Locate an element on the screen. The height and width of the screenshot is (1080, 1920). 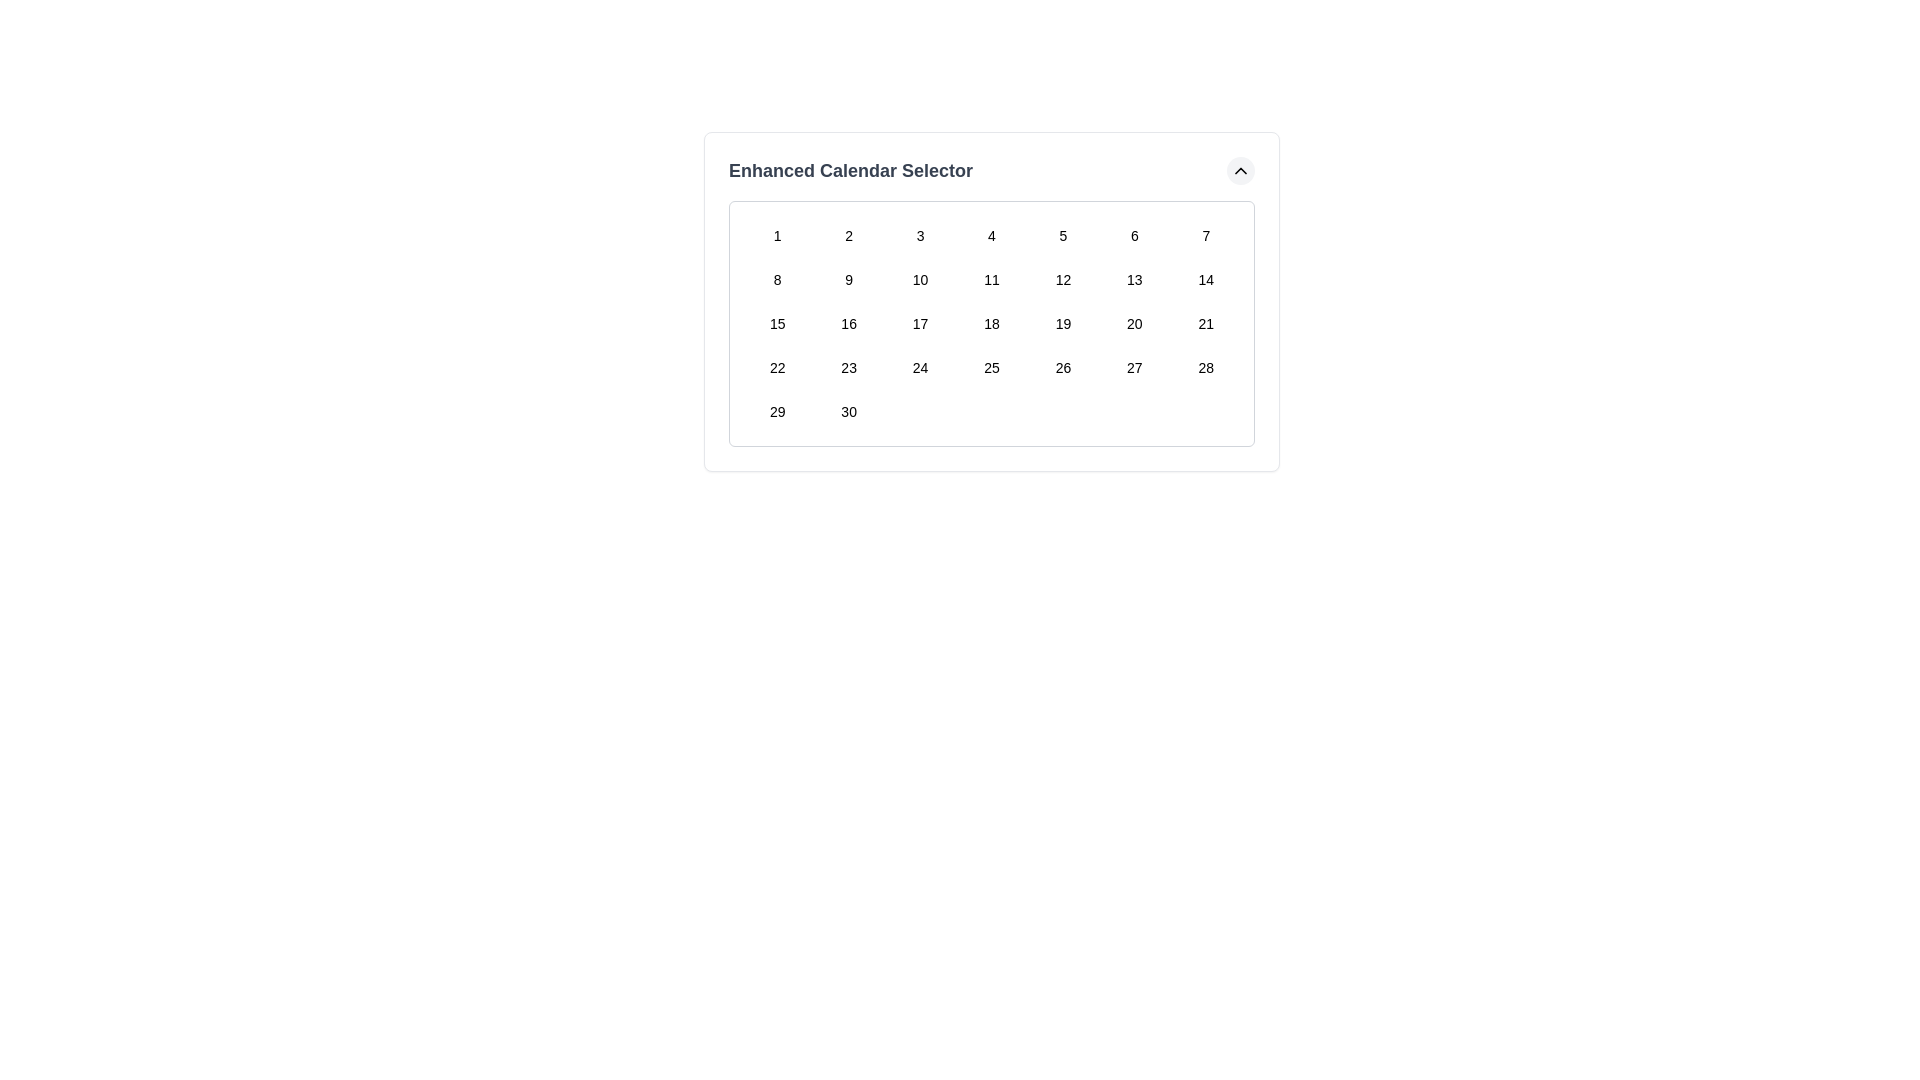
the text label reading 'Enhanced Calendar Selector', which is prominently styled in bold, large dark gray font within the header area above the calendar grid interface is located at coordinates (851, 169).